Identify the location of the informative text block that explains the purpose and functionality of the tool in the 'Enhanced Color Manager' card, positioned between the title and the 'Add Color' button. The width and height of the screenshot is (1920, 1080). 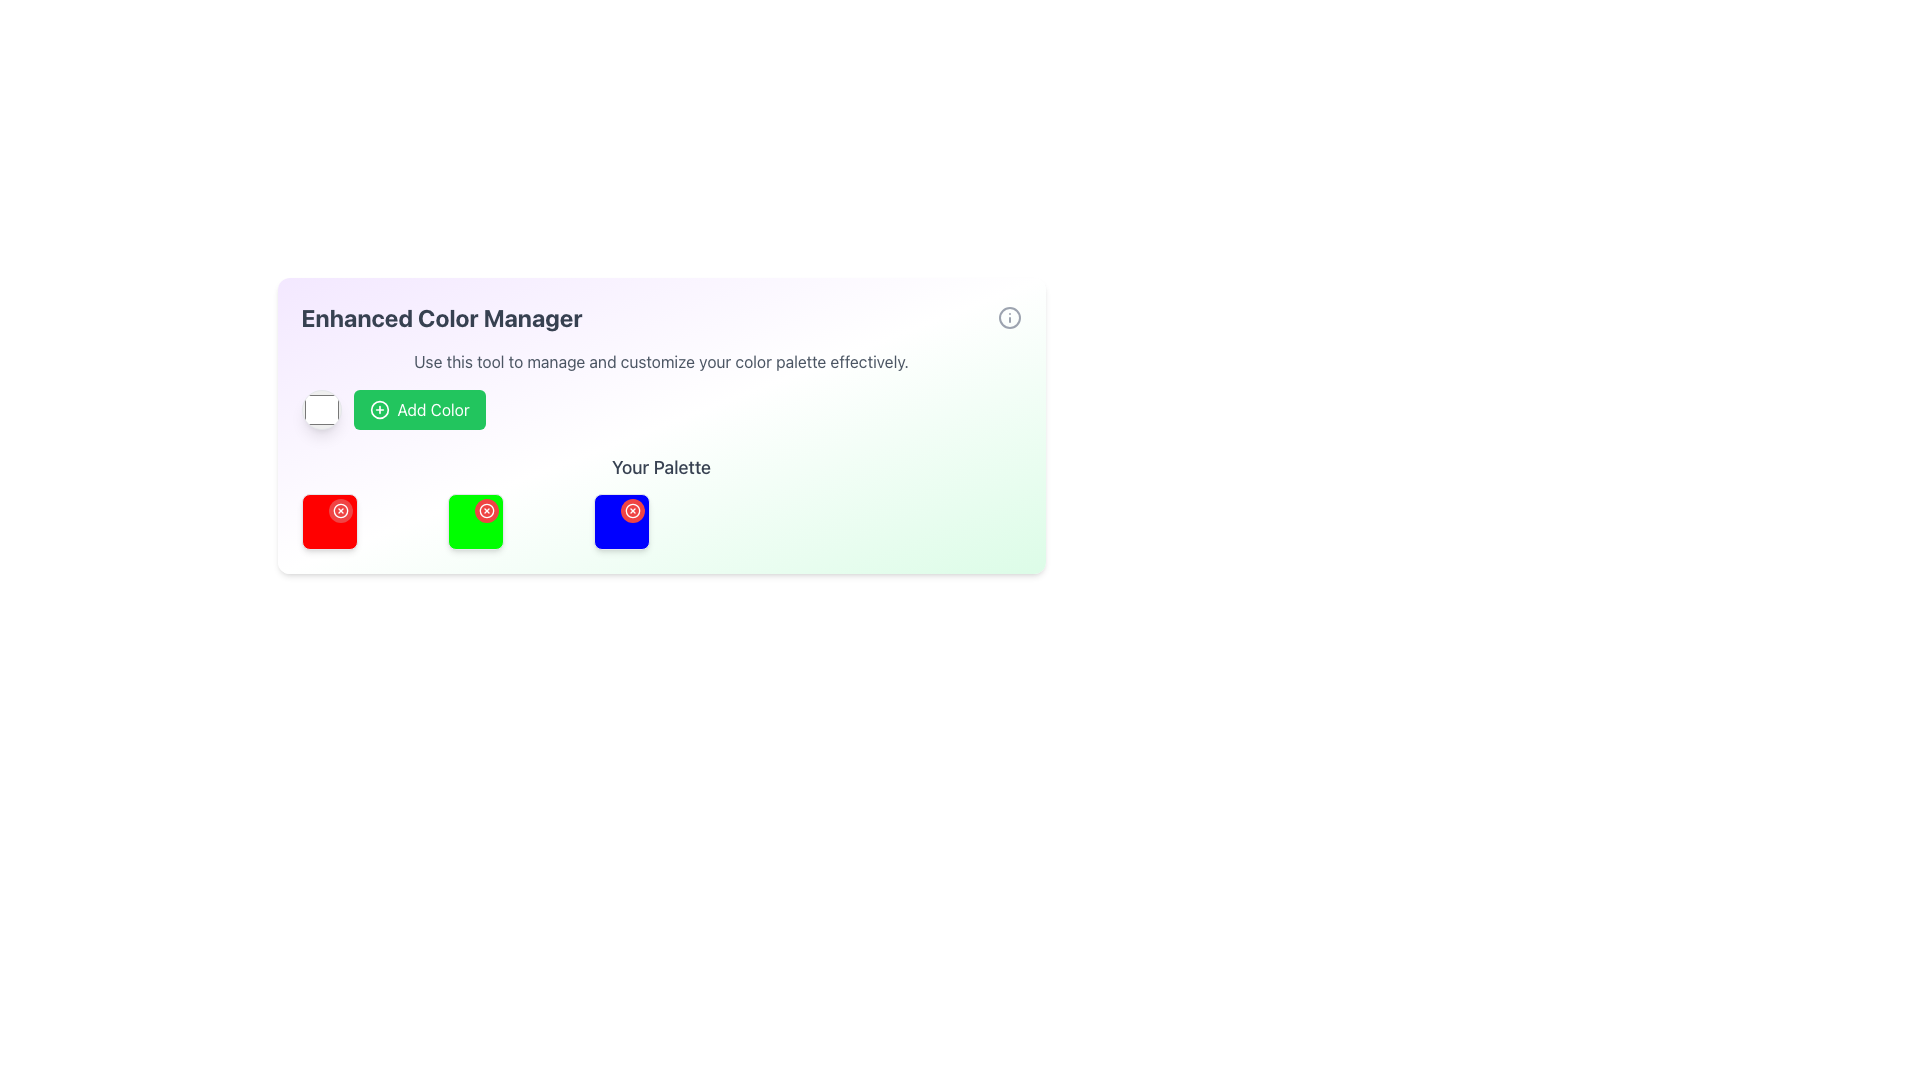
(661, 362).